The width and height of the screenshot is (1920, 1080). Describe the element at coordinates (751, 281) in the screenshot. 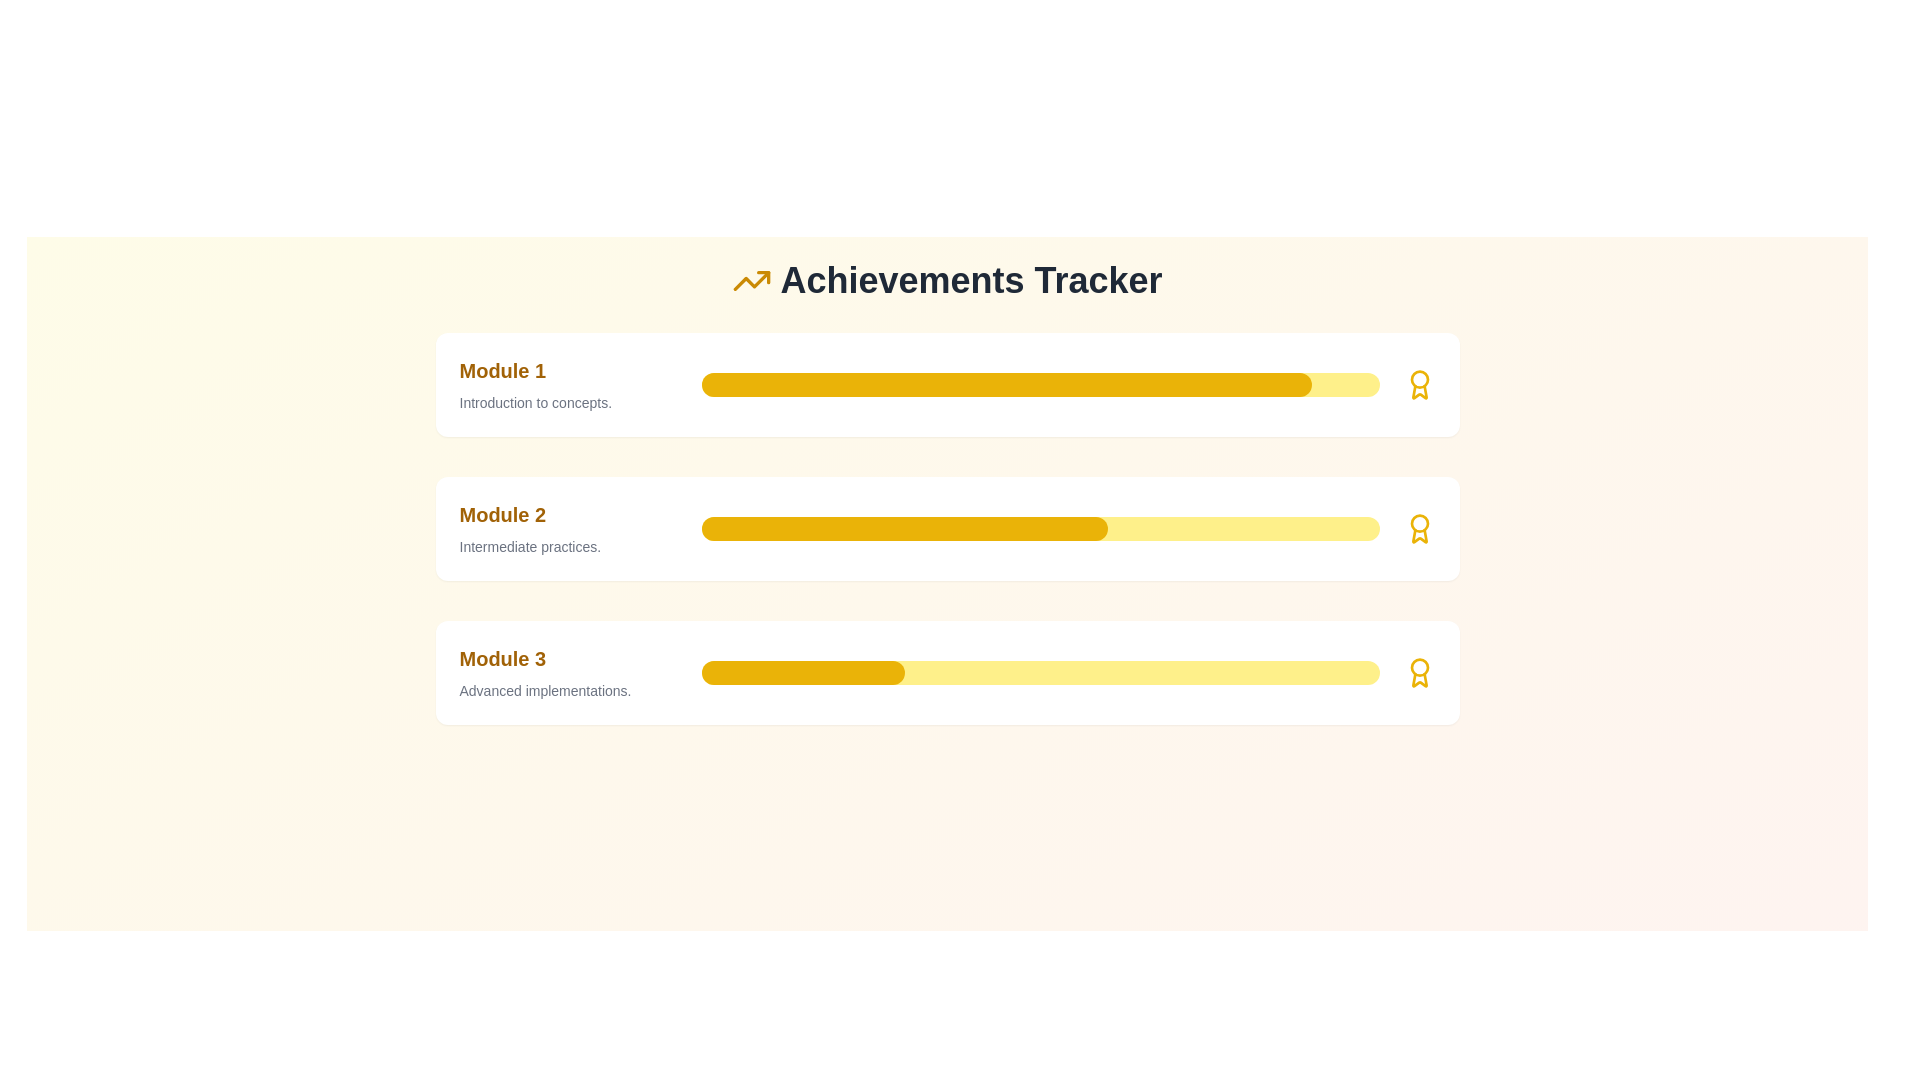

I see `the upward trending icon located to the left of the 'Achievements Tracker' heading, symbolizing growth and improvement` at that location.